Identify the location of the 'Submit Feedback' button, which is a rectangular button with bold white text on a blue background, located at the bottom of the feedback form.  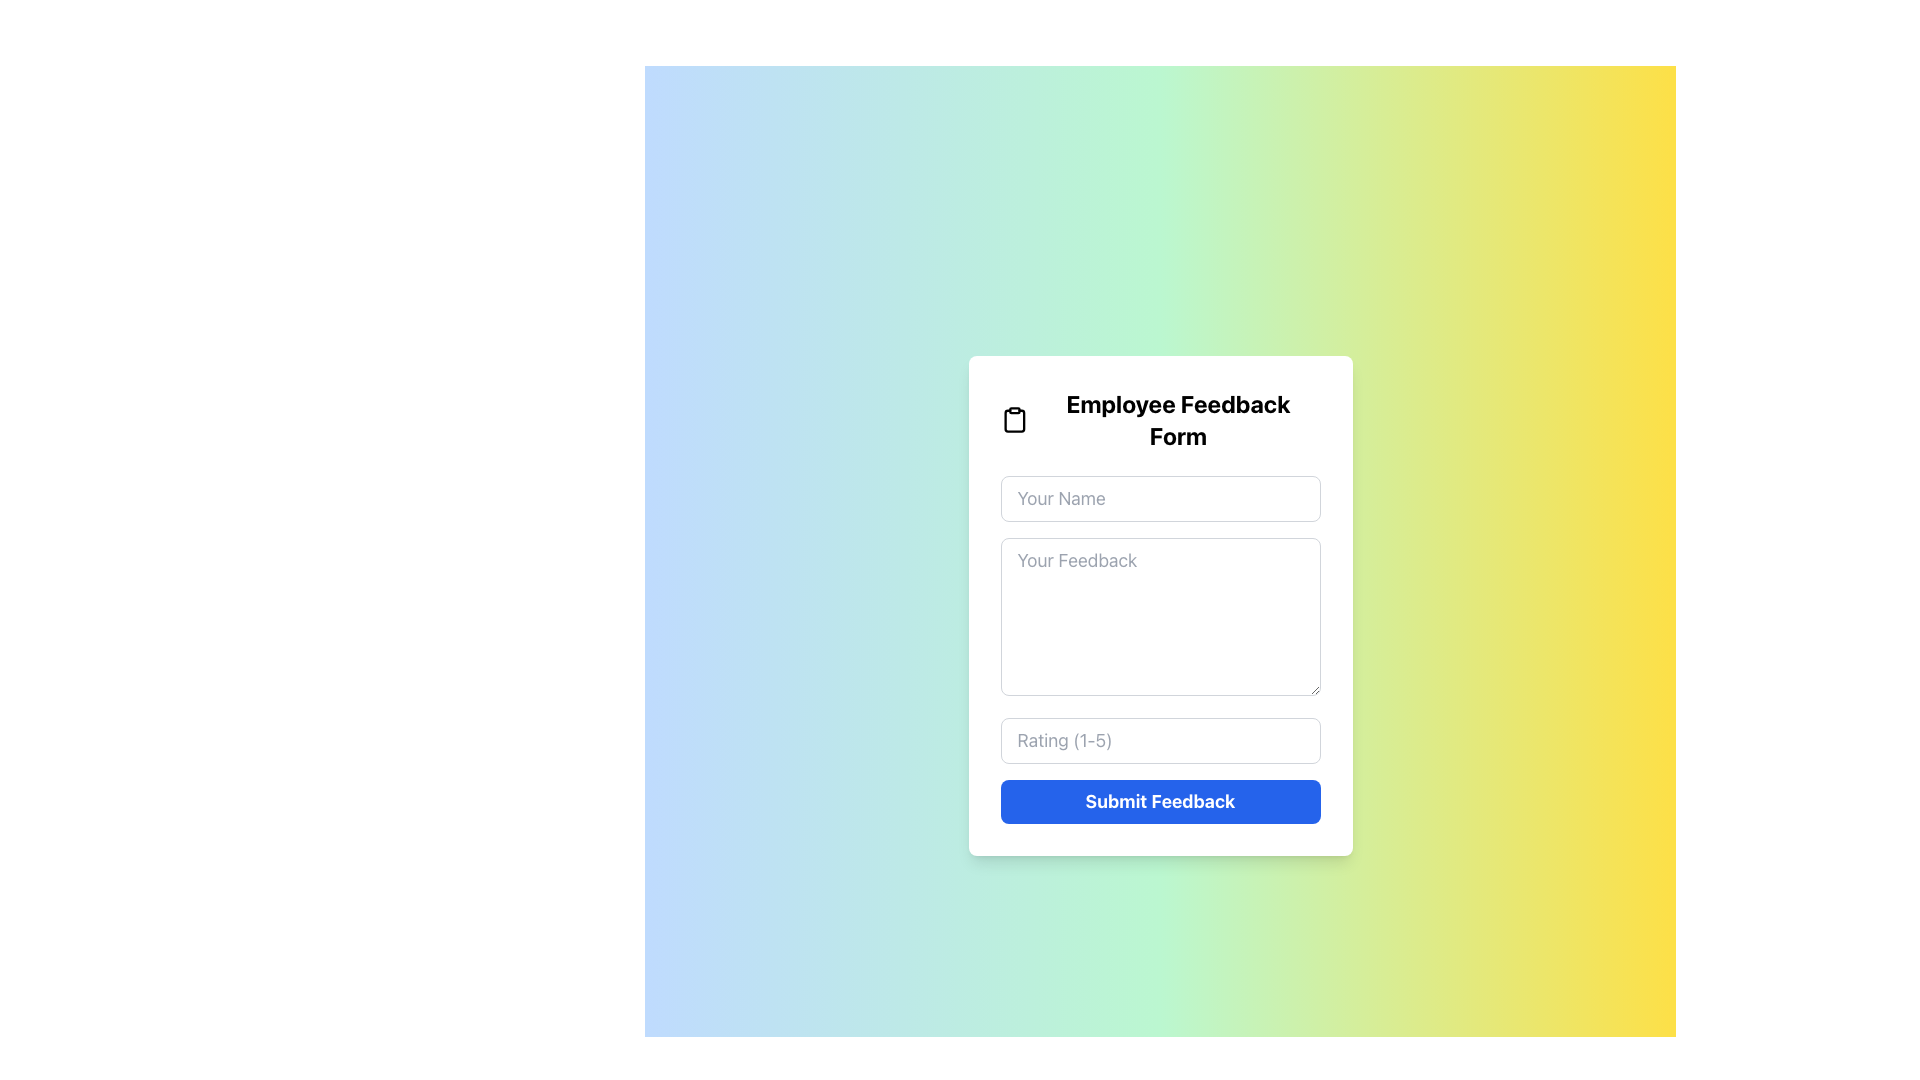
(1160, 801).